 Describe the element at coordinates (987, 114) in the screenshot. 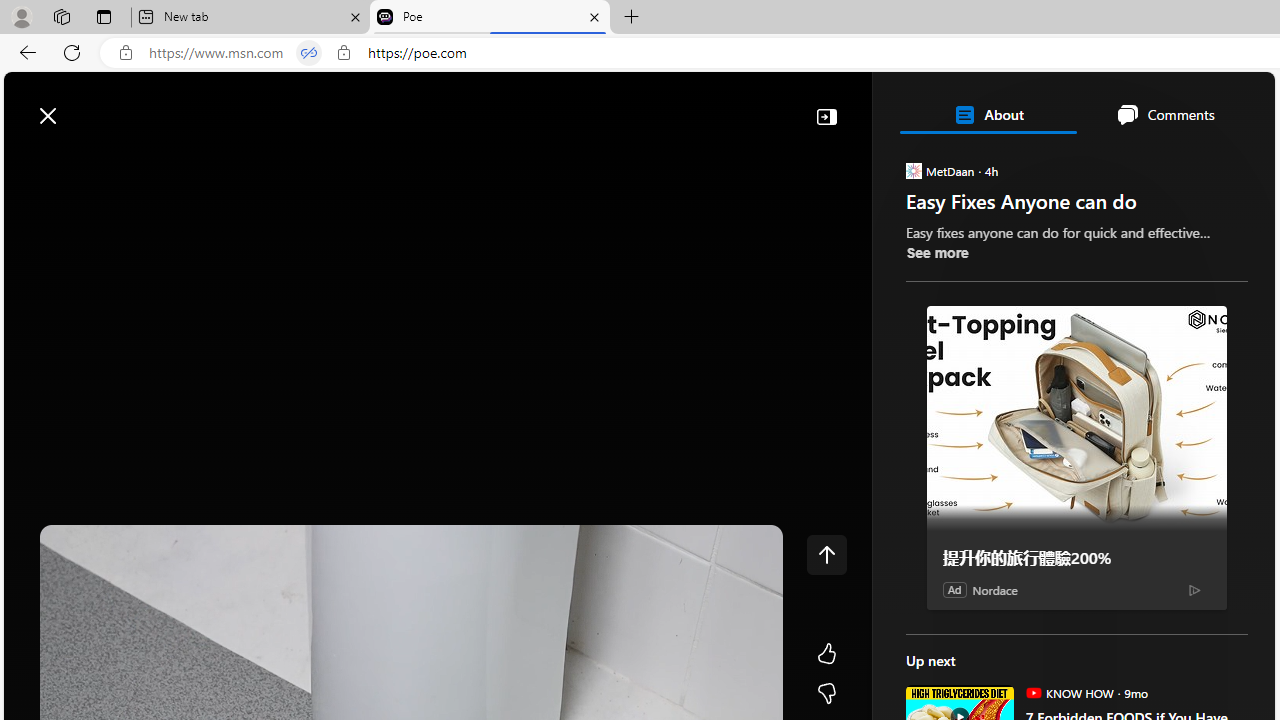

I see `'About'` at that location.